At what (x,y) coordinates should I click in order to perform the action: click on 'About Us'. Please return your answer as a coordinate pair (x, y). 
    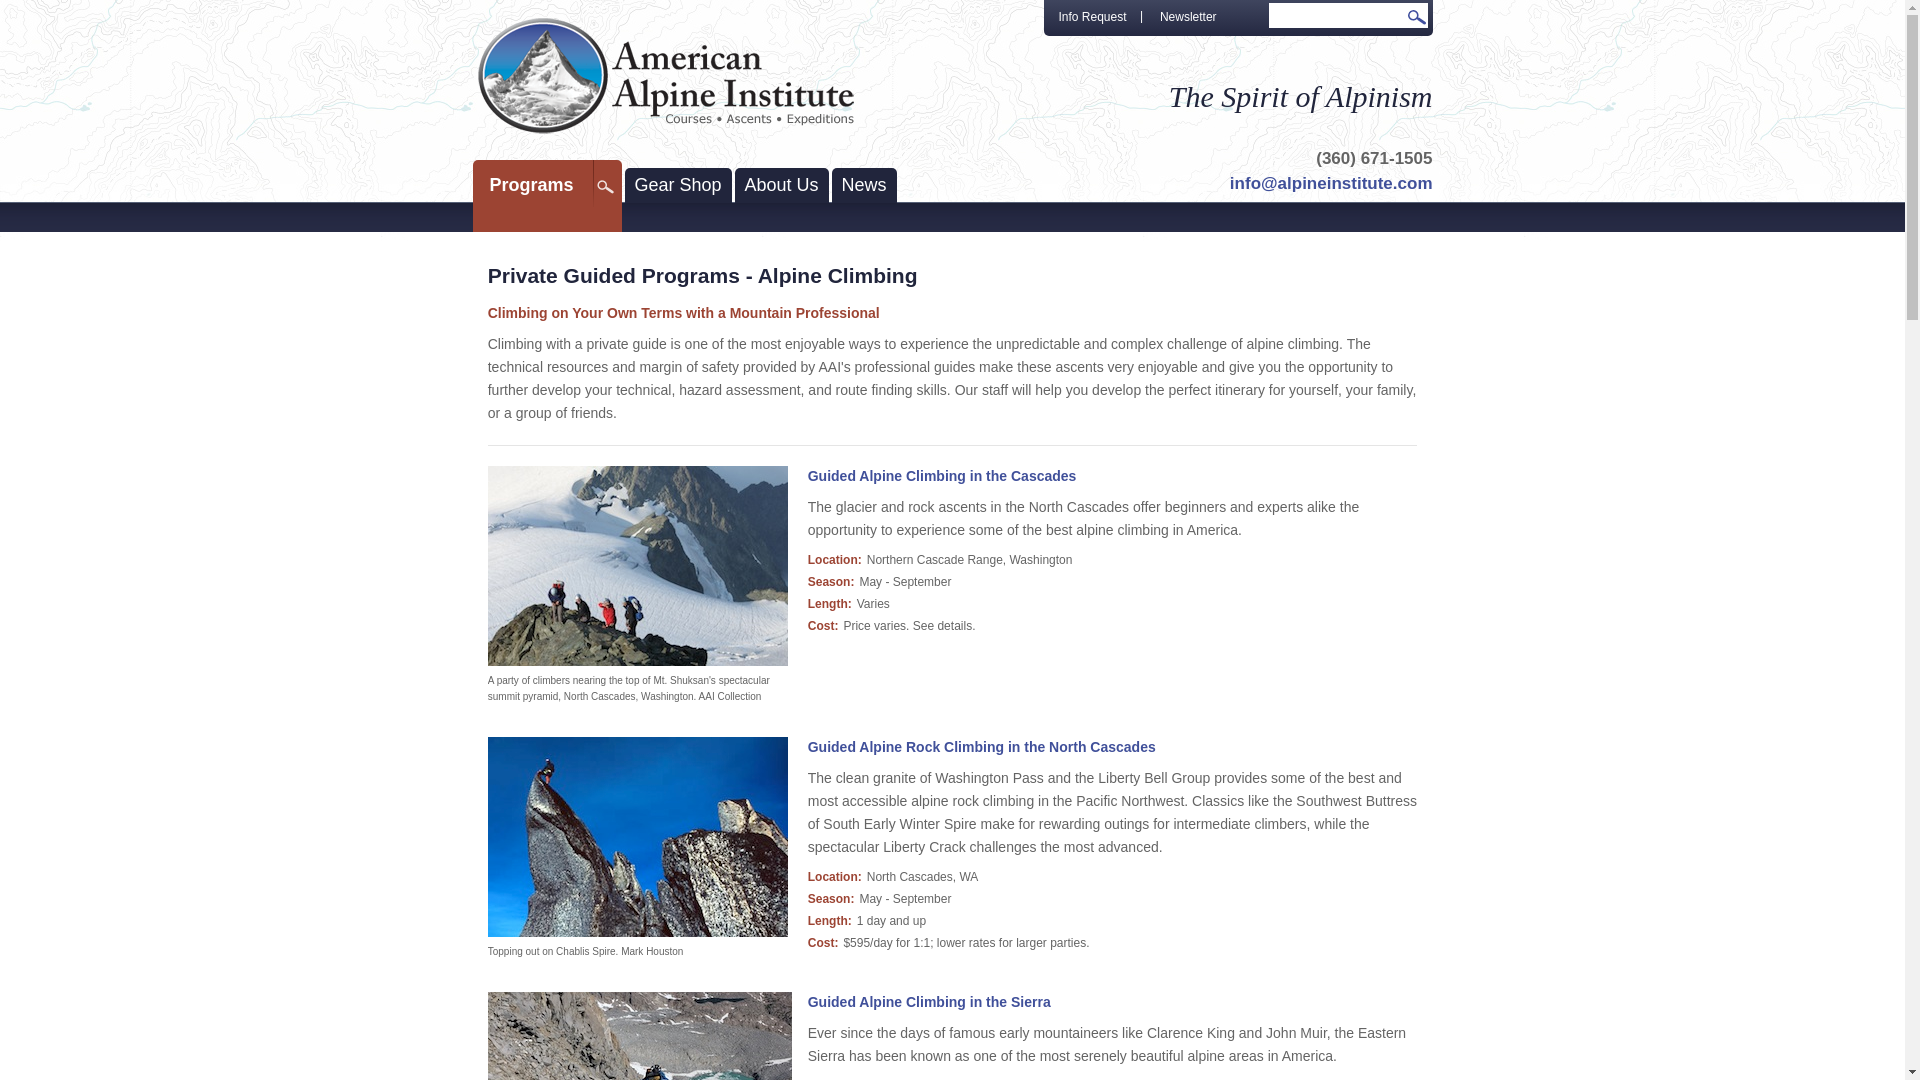
    Looking at the image, I should click on (733, 185).